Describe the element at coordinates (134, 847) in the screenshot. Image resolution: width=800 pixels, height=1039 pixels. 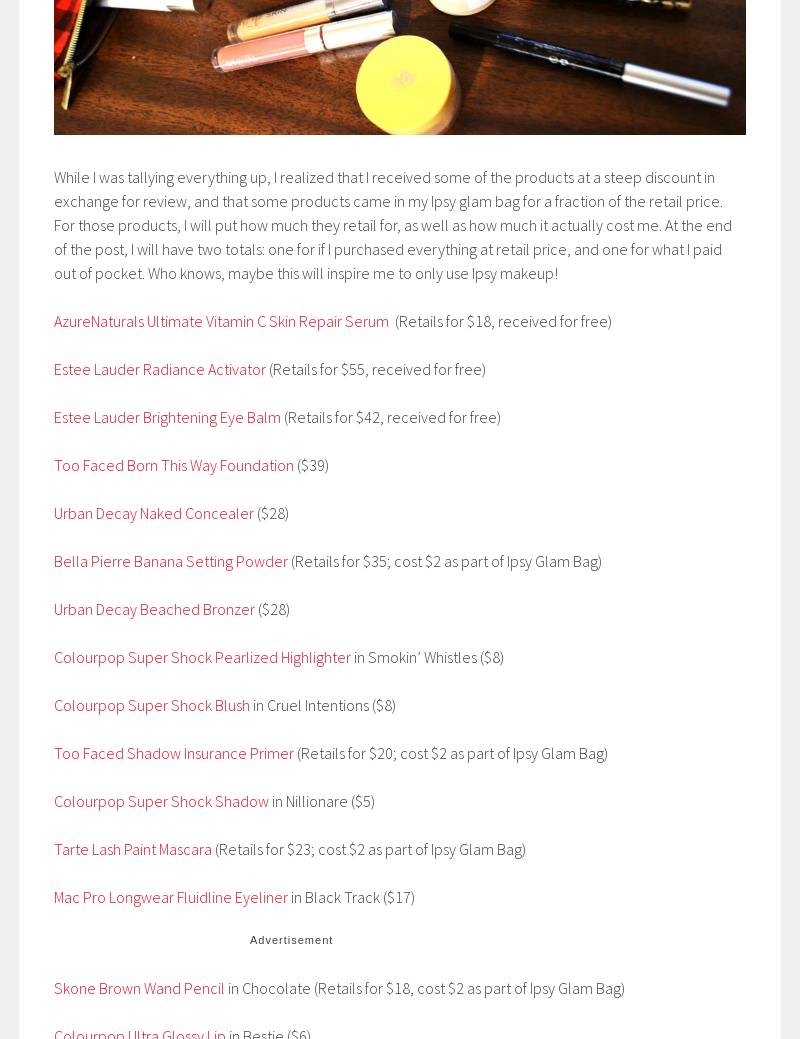
I see `'Tarte Lash Paint Mascara'` at that location.